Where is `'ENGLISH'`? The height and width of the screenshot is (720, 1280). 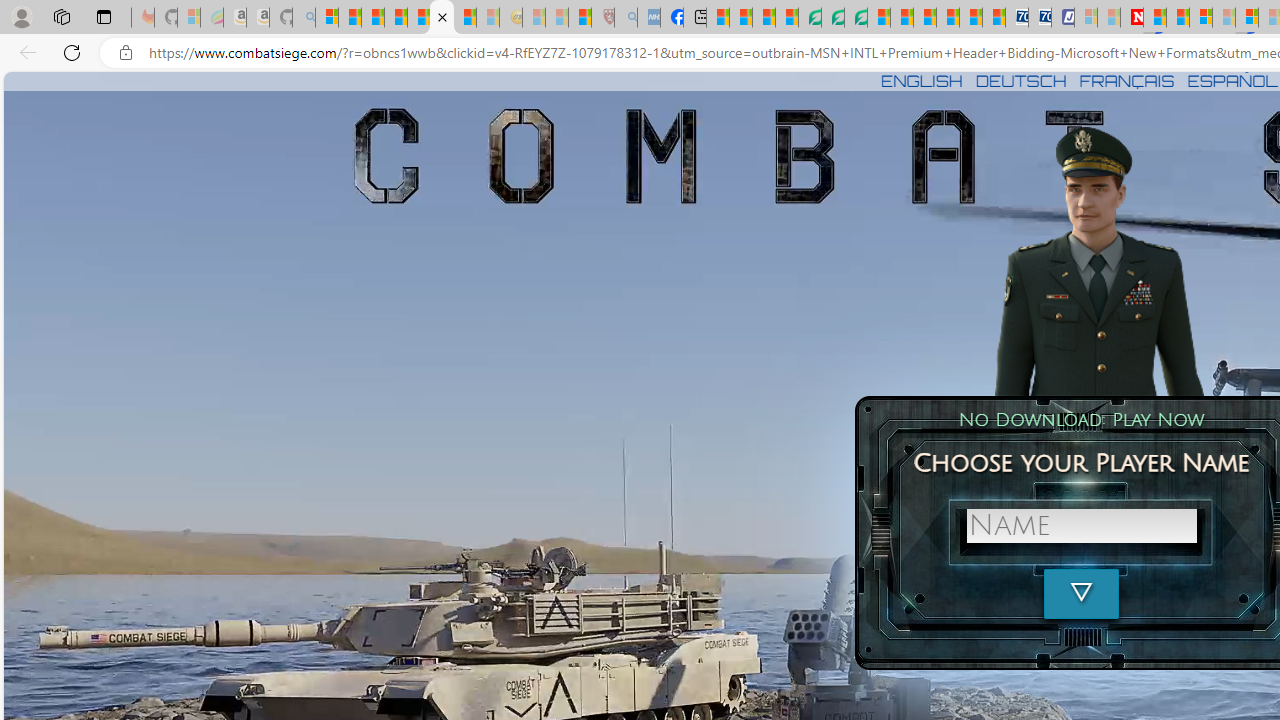 'ENGLISH' is located at coordinates (920, 80).